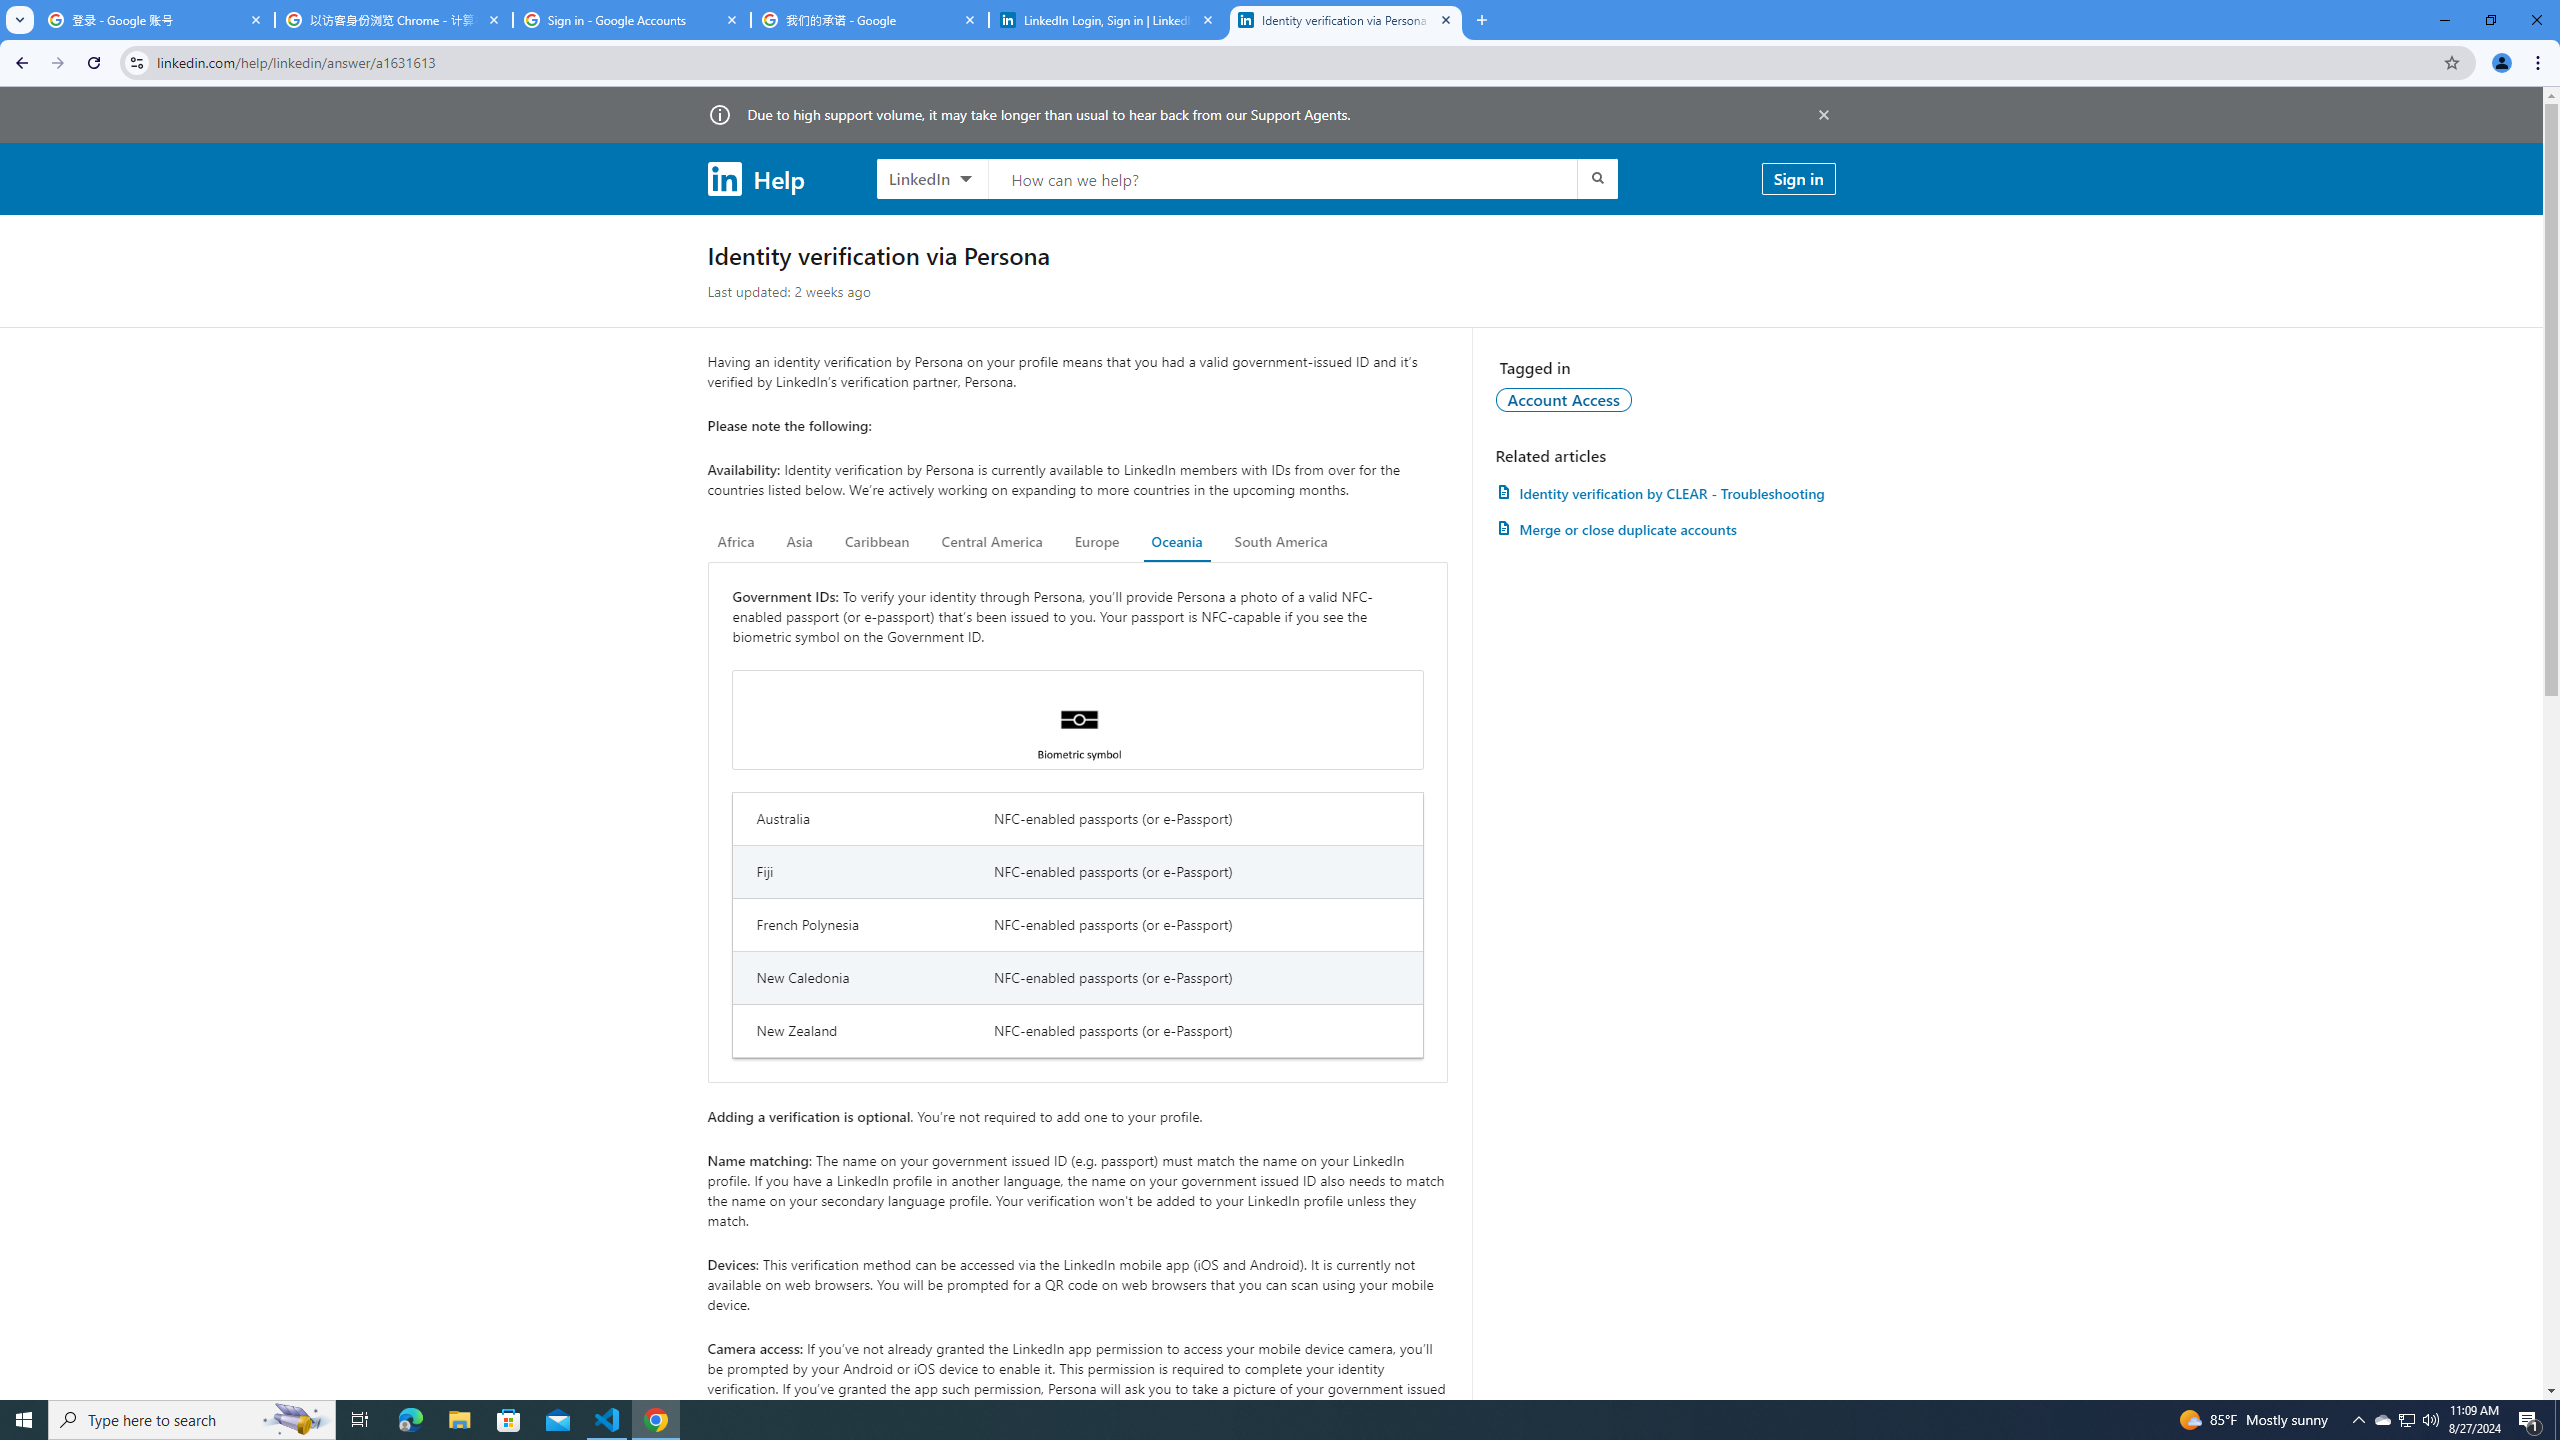 This screenshot has height=1440, width=2560. What do you see at coordinates (631, 19) in the screenshot?
I see `'Sign in - Google Accounts'` at bounding box center [631, 19].